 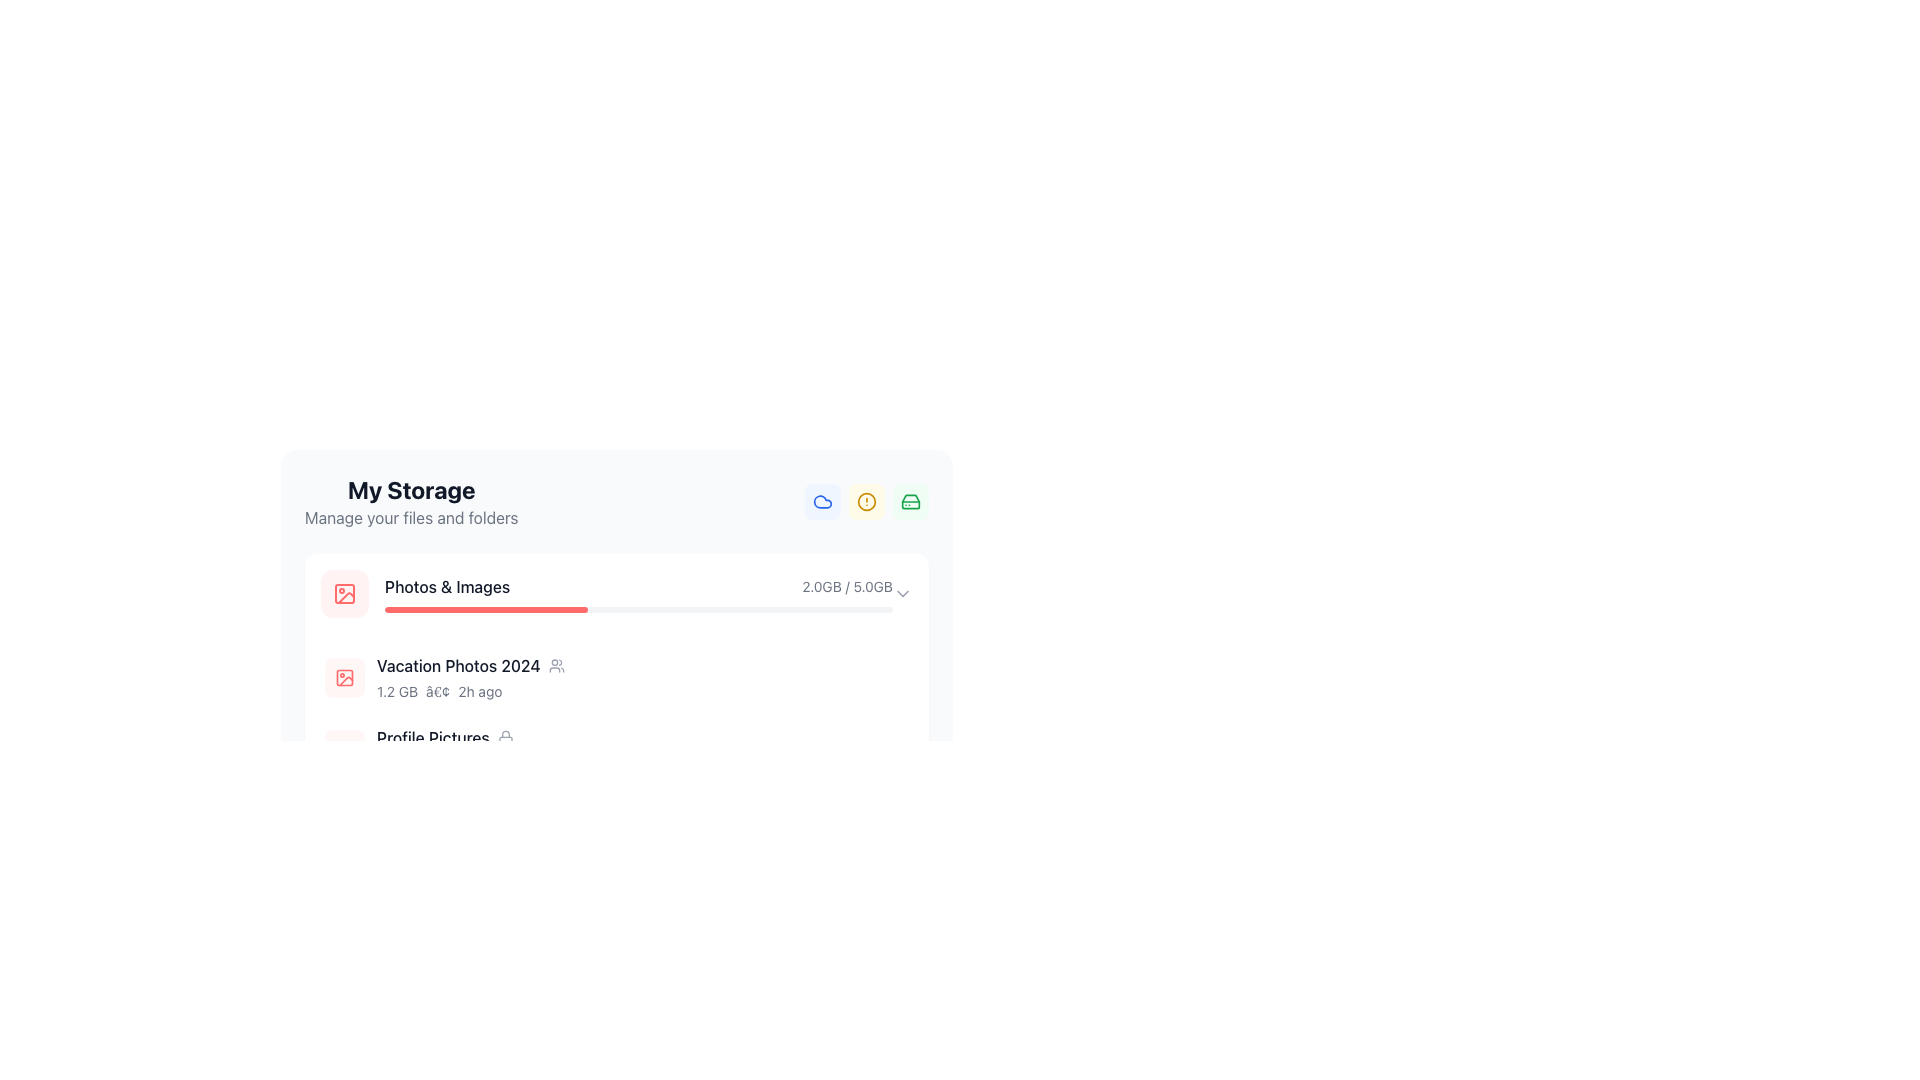 I want to click on the text label for the folder titled 'Vacation Photos 2024', which is positioned in the 'Photos & Images' section, next to a folder icon, so click(x=457, y=666).